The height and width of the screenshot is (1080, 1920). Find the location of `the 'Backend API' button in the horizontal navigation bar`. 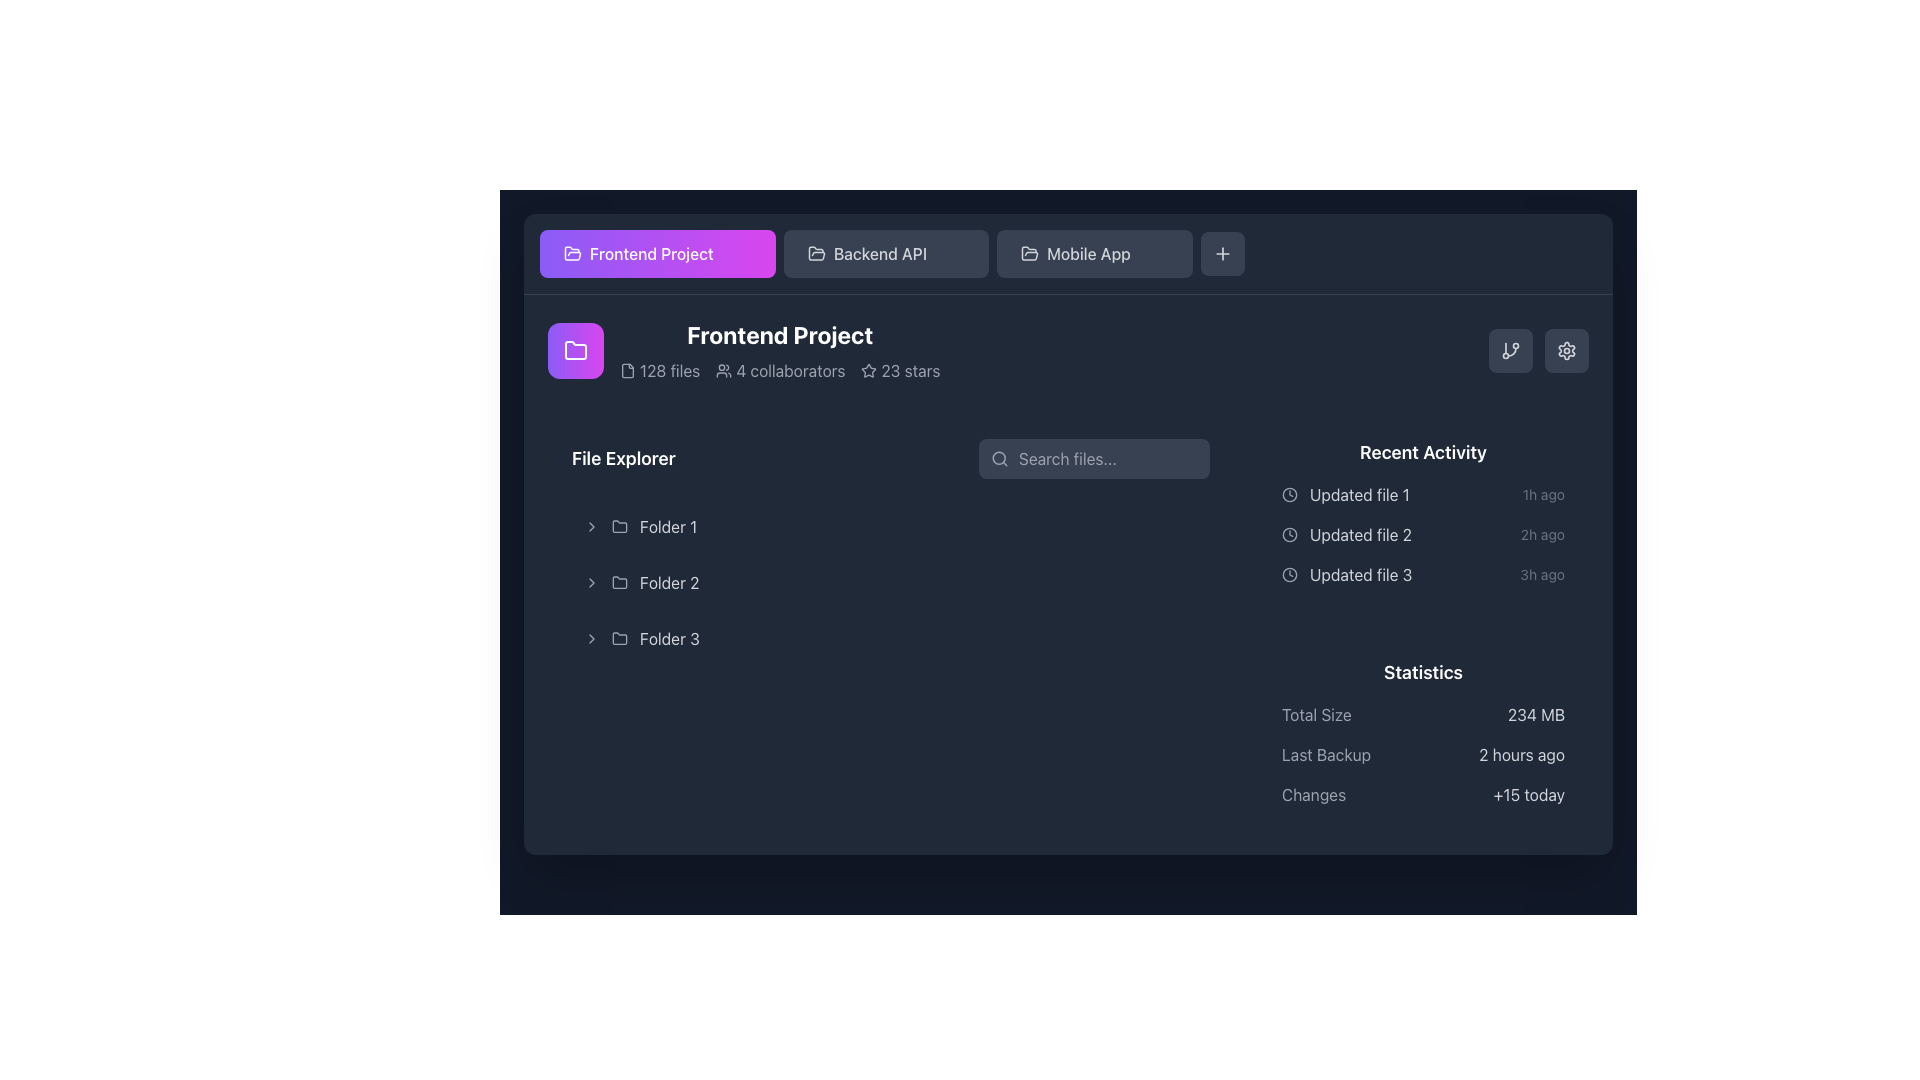

the 'Backend API' button in the horizontal navigation bar is located at coordinates (885, 253).